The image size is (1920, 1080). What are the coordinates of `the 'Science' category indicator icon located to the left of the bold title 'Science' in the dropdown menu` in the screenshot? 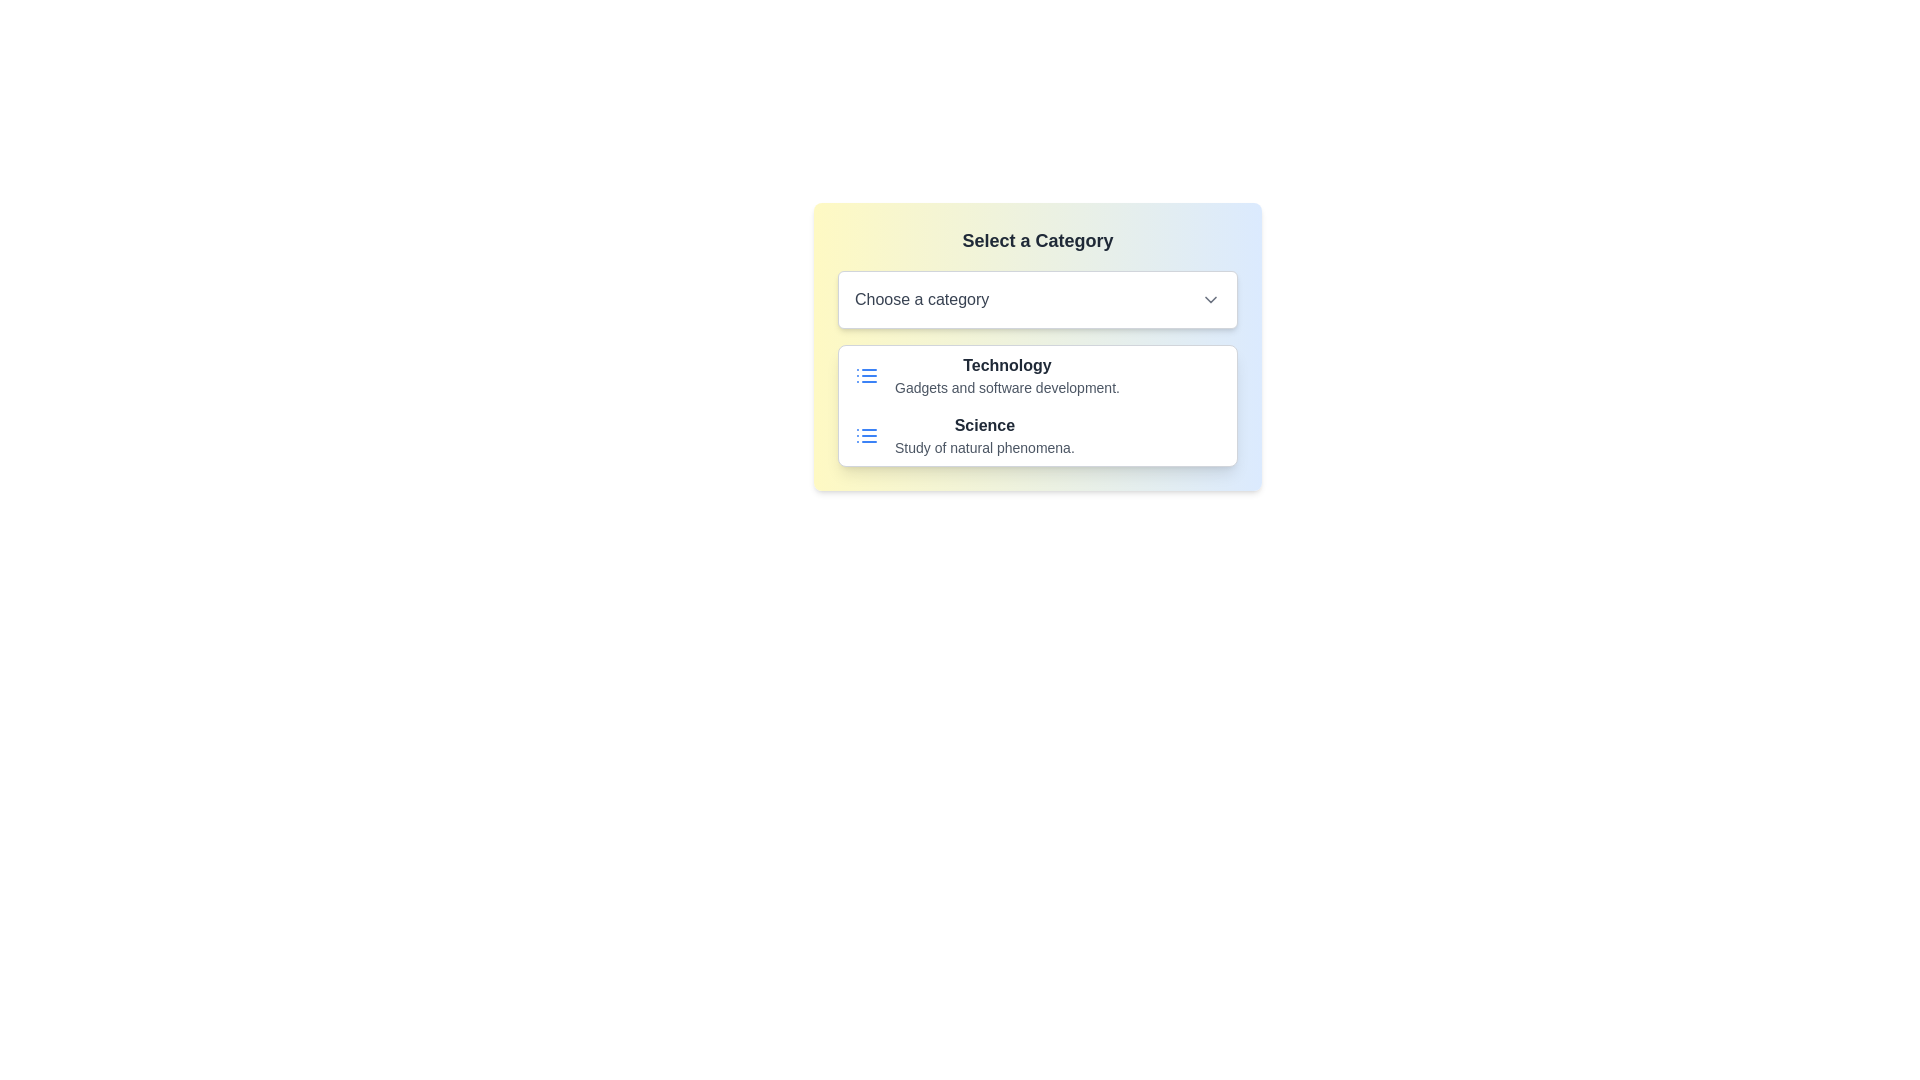 It's located at (867, 434).